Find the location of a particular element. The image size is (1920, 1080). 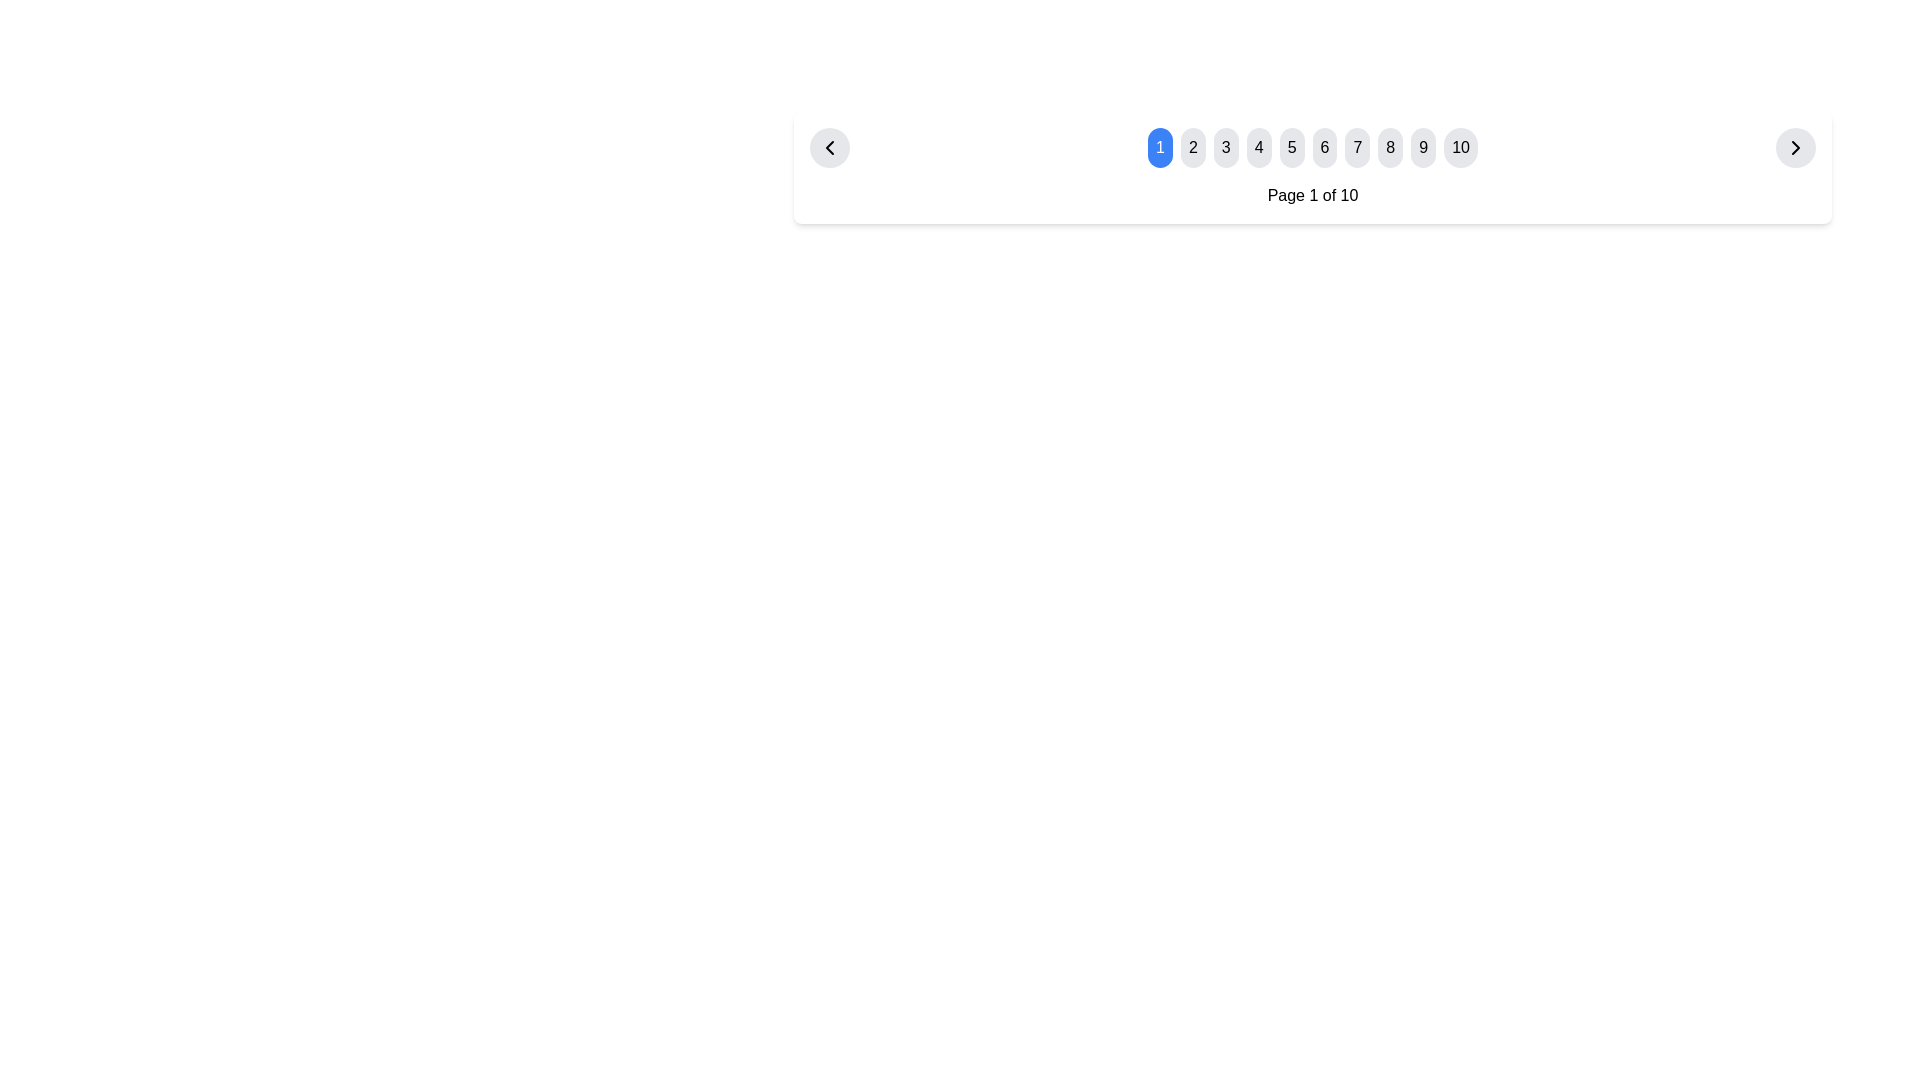

the left-pointing chevron icon within the gray circular button is located at coordinates (830, 146).